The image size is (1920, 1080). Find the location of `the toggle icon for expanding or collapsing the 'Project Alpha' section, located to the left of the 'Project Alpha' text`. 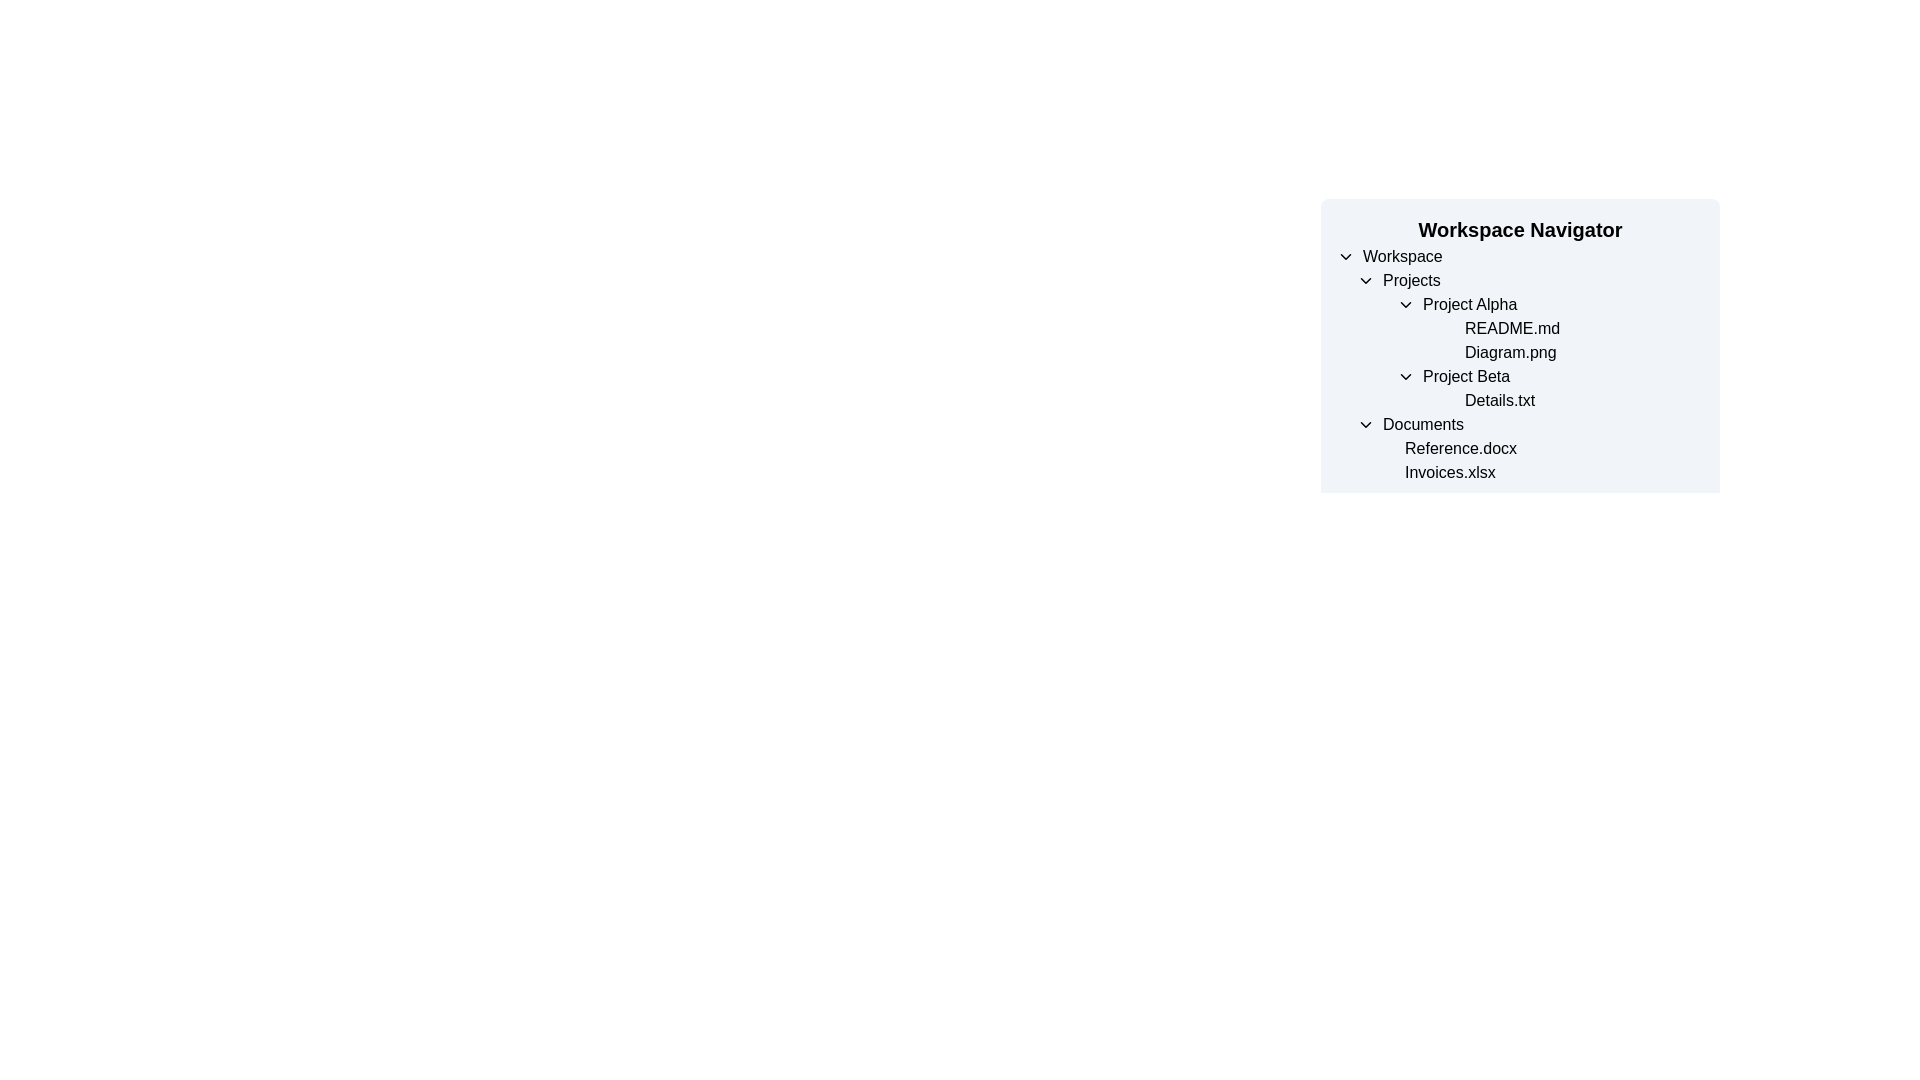

the toggle icon for expanding or collapsing the 'Project Alpha' section, located to the left of the 'Project Alpha' text is located at coordinates (1405, 304).